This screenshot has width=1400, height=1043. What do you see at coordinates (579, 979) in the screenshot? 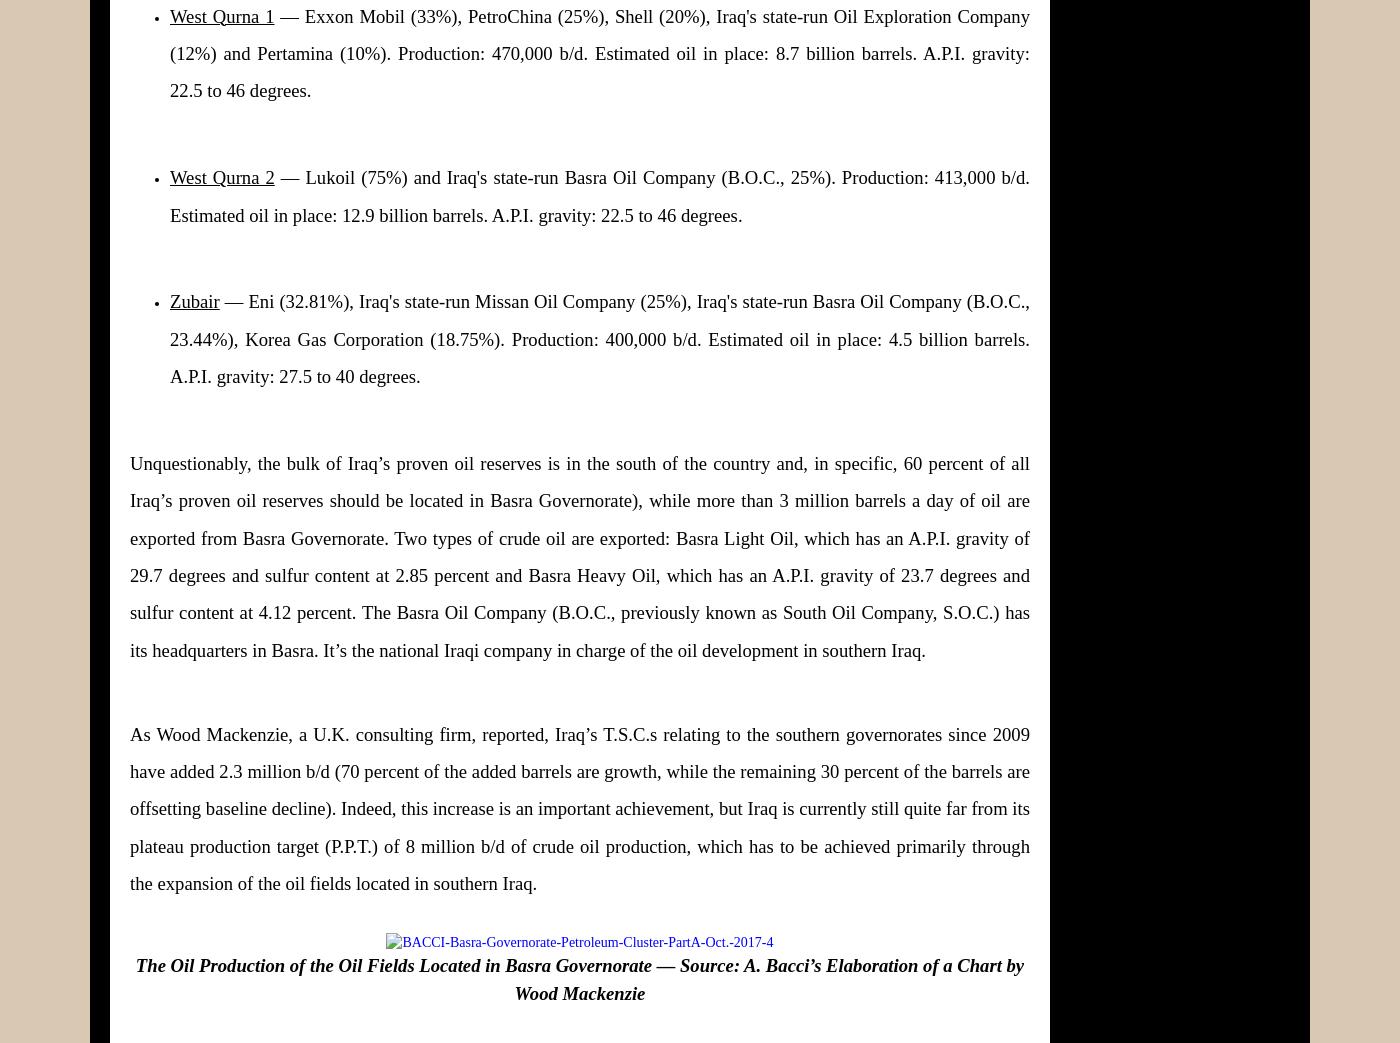
I see `'The Oil Production of the Oil
Fields Located in Basra Governorate — Source: A. Bacci’s Elaboration of a Chart
by Wood Mackenzie'` at bounding box center [579, 979].